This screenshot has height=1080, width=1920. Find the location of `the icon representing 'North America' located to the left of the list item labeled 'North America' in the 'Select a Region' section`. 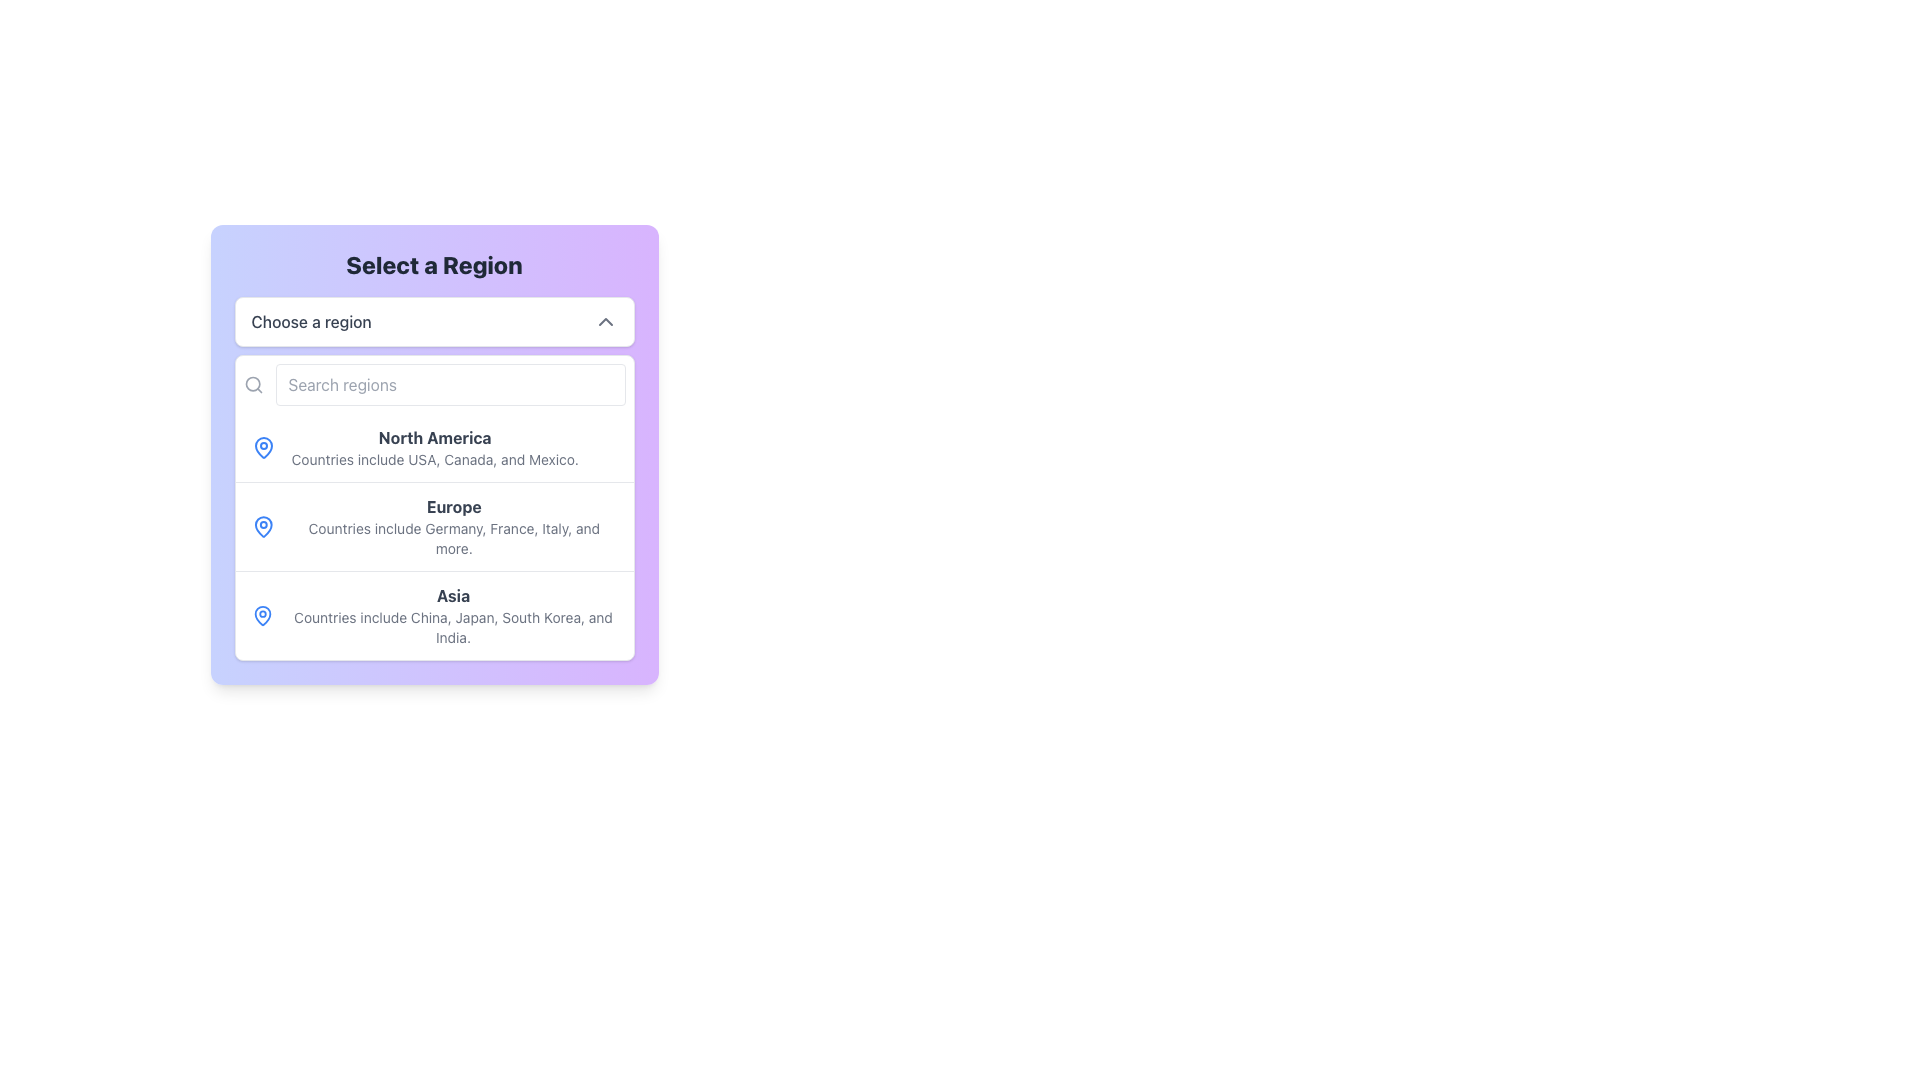

the icon representing 'North America' located to the left of the list item labeled 'North America' in the 'Select a Region' section is located at coordinates (262, 446).